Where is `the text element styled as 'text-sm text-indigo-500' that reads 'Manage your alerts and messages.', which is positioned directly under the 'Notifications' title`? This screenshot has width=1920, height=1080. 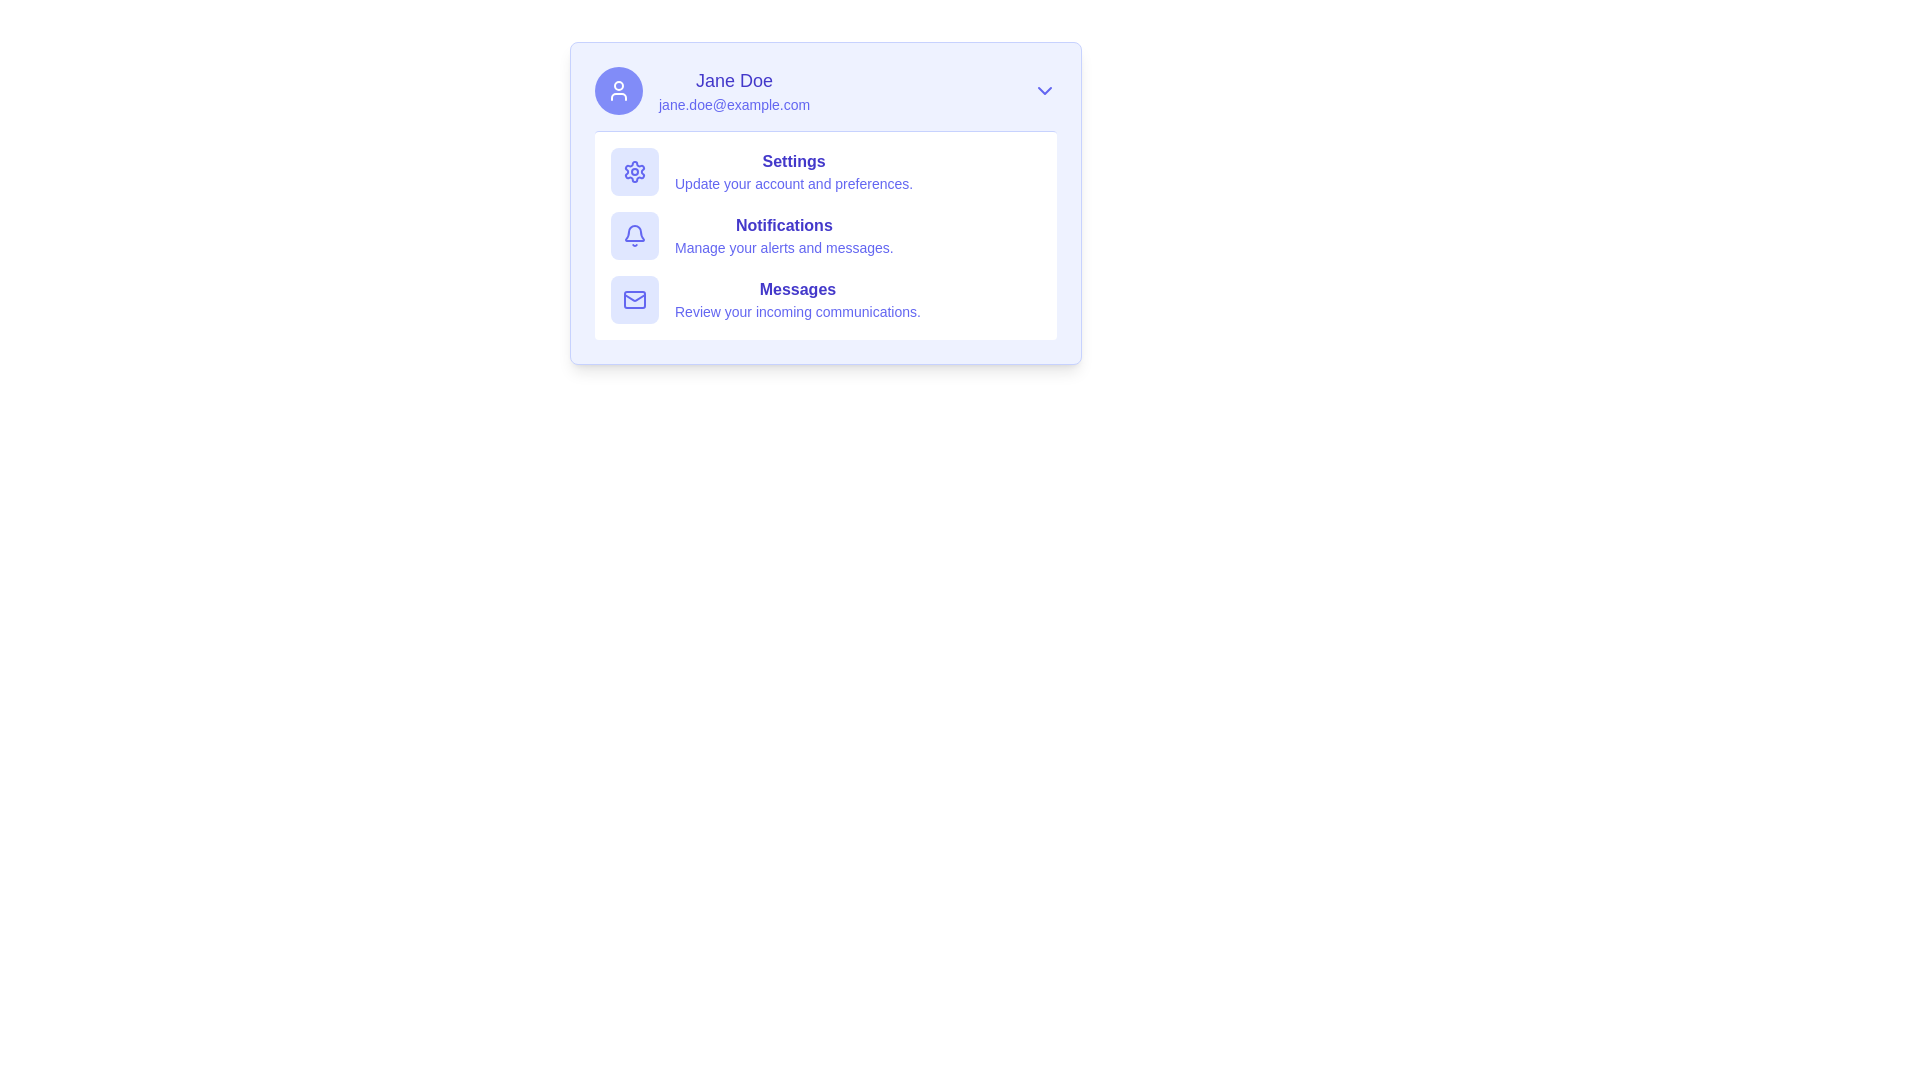 the text element styled as 'text-sm text-indigo-500' that reads 'Manage your alerts and messages.', which is positioned directly under the 'Notifications' title is located at coordinates (783, 246).